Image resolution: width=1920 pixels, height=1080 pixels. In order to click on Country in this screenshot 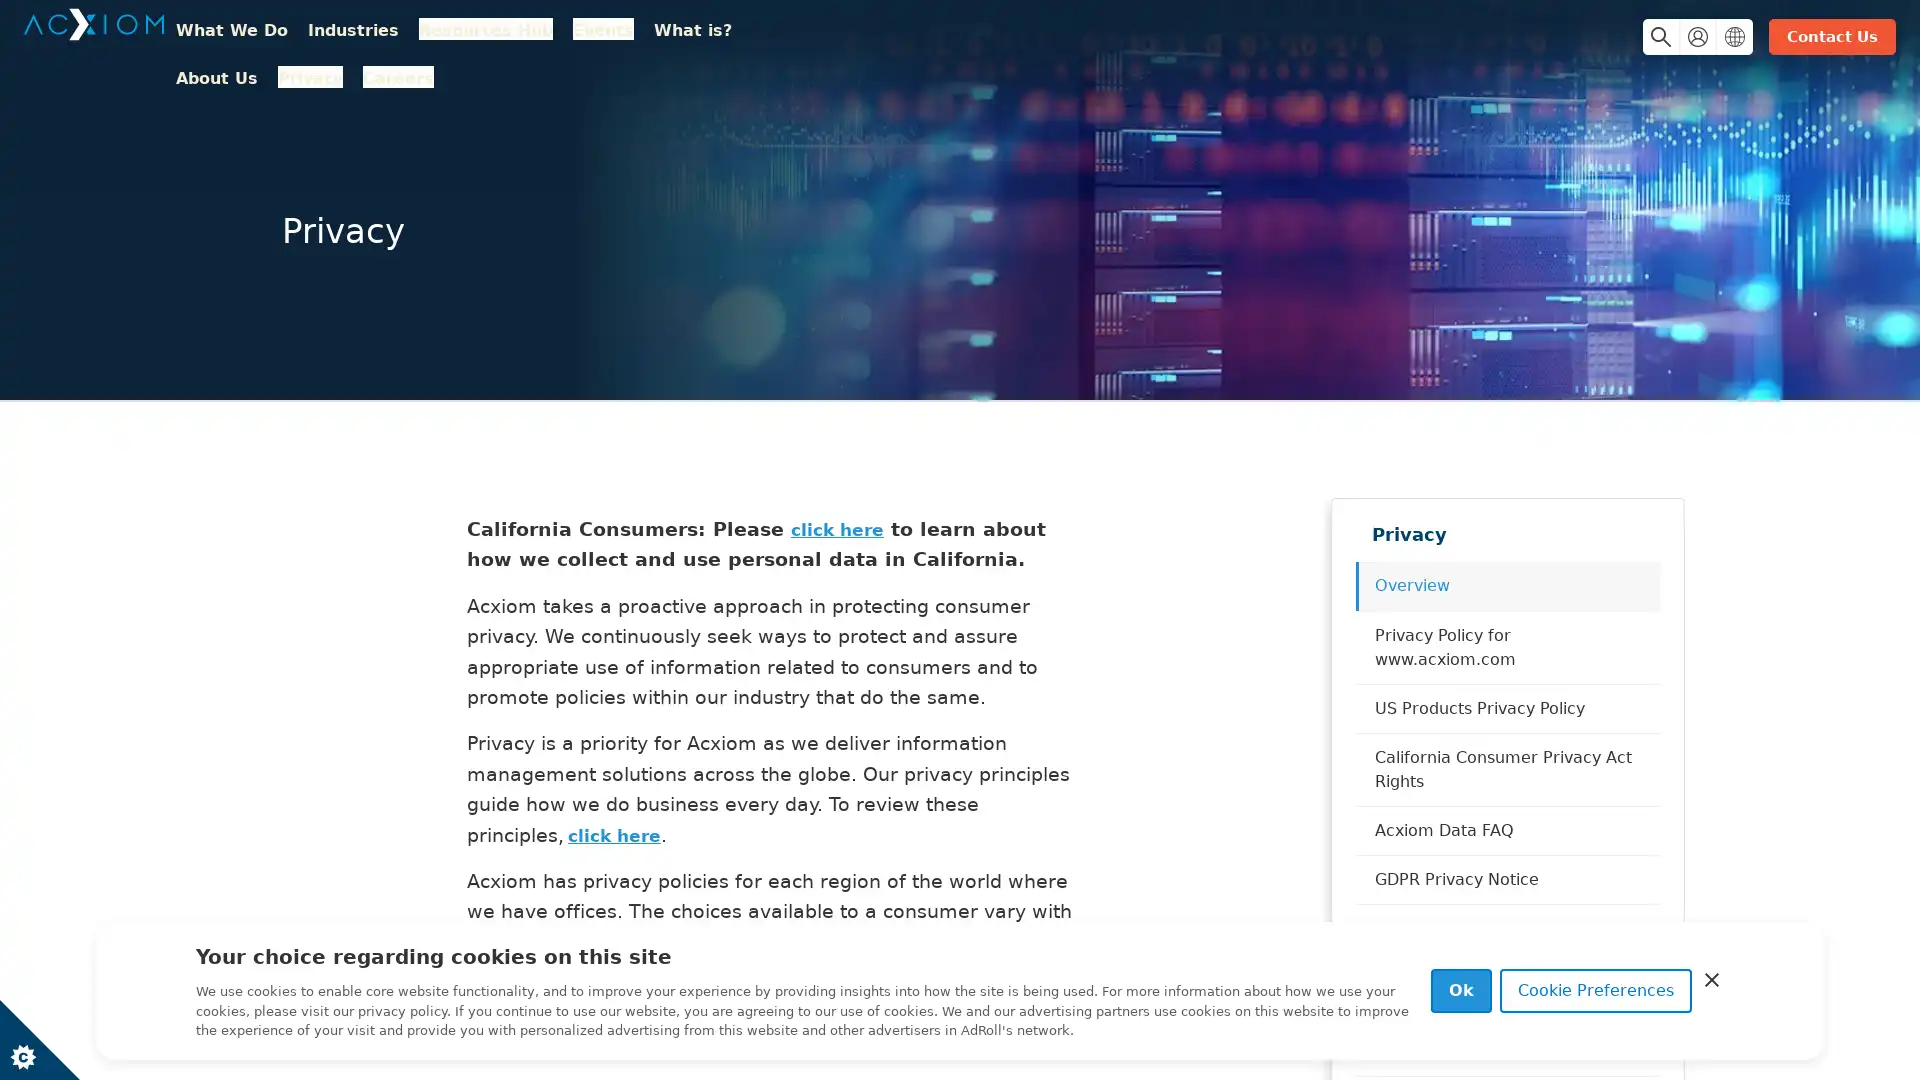, I will do `click(1717, 38)`.